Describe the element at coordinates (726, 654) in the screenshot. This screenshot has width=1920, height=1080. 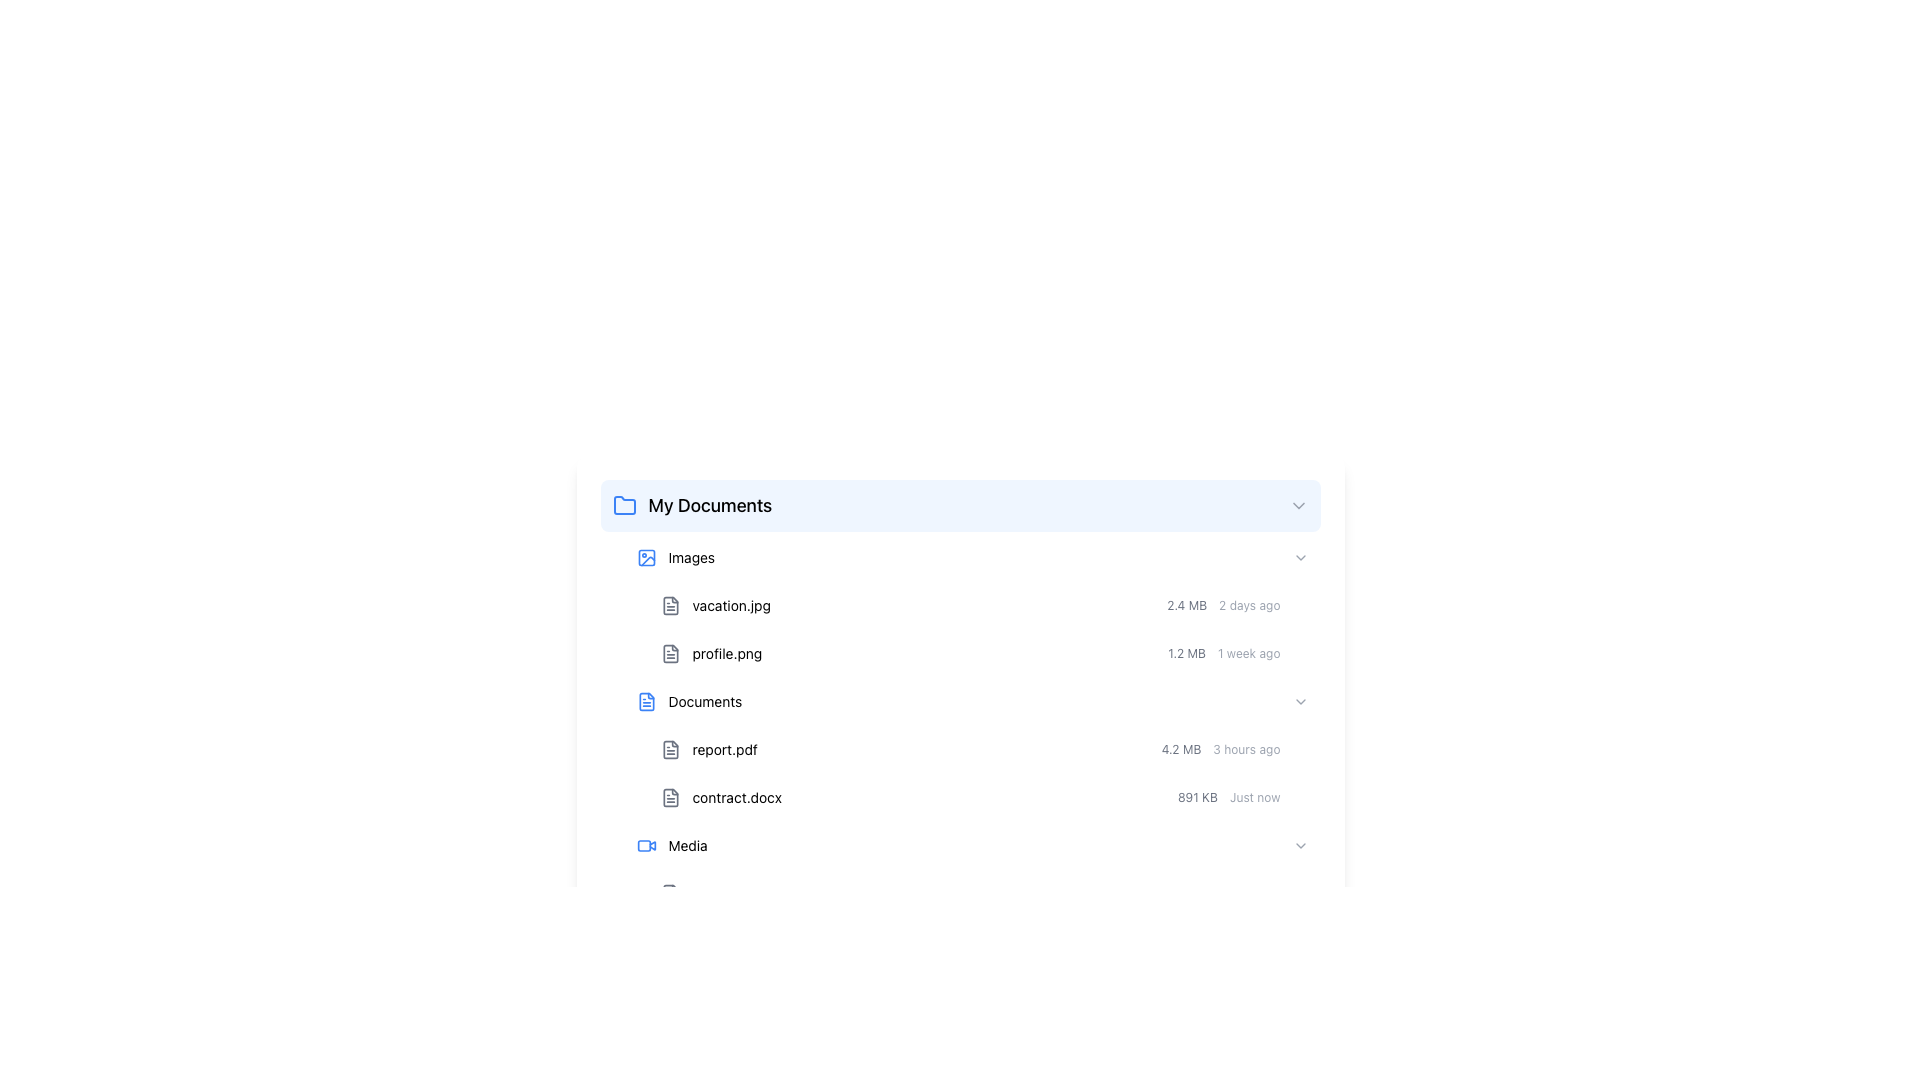
I see `text label displaying the name of the file 'profile.png', which is positioned to the right of the corresponding file icon in the list under 'Images'` at that location.